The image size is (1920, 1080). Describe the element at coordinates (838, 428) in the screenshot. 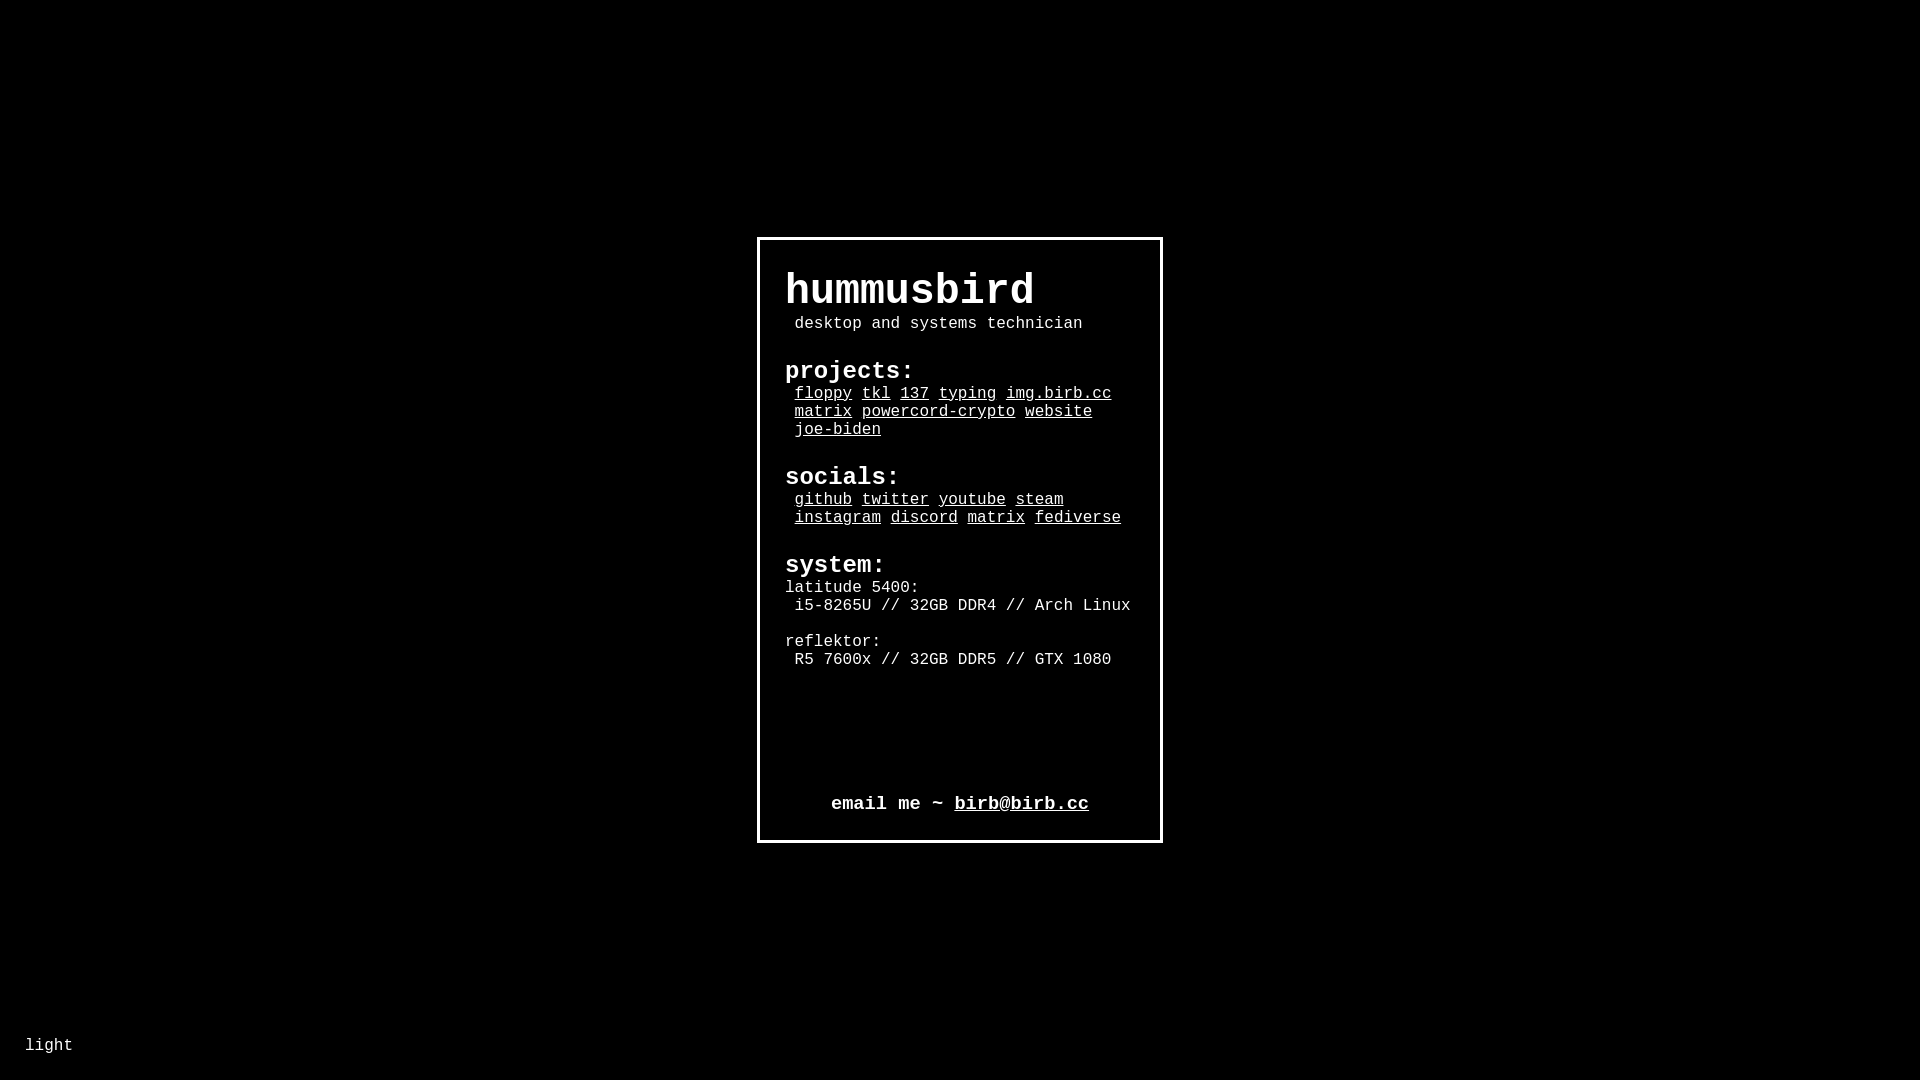

I see `'joe-biden'` at that location.